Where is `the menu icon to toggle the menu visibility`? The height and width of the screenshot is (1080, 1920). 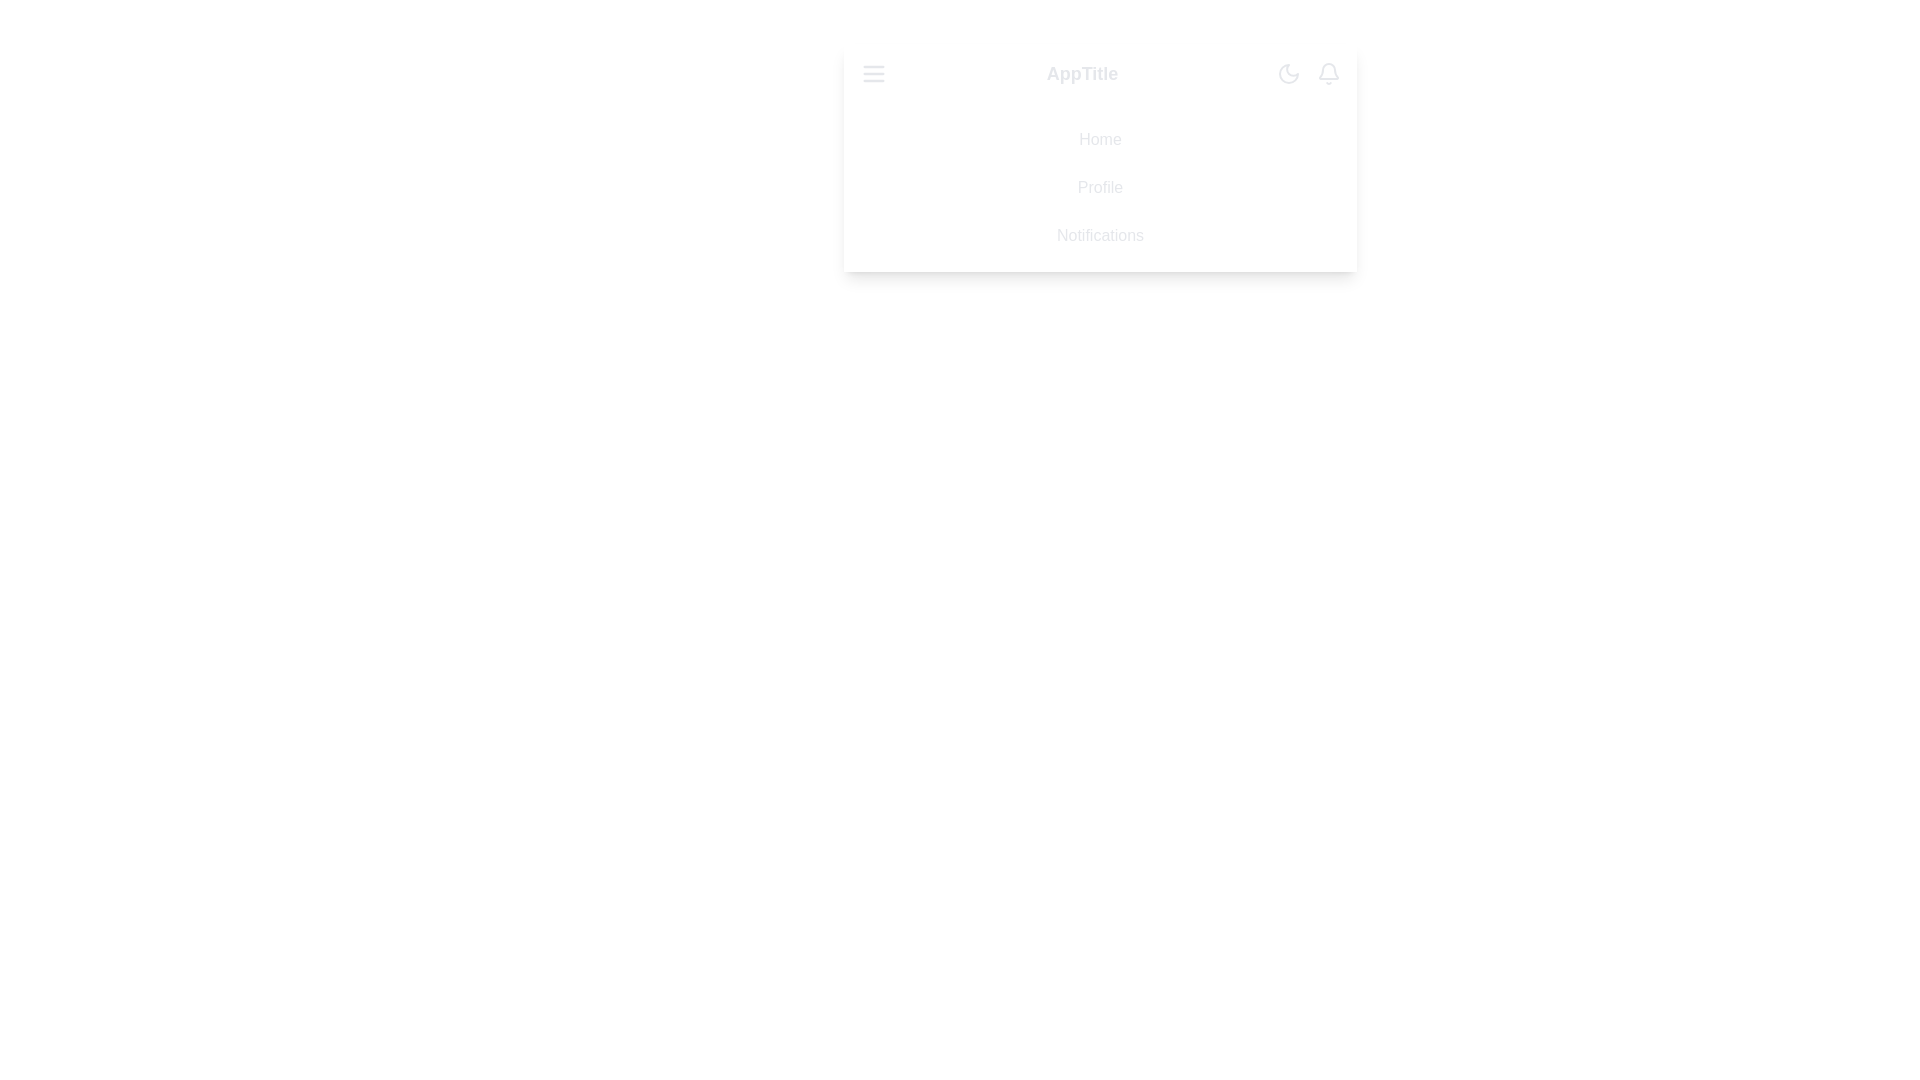
the menu icon to toggle the menu visibility is located at coordinates (873, 72).